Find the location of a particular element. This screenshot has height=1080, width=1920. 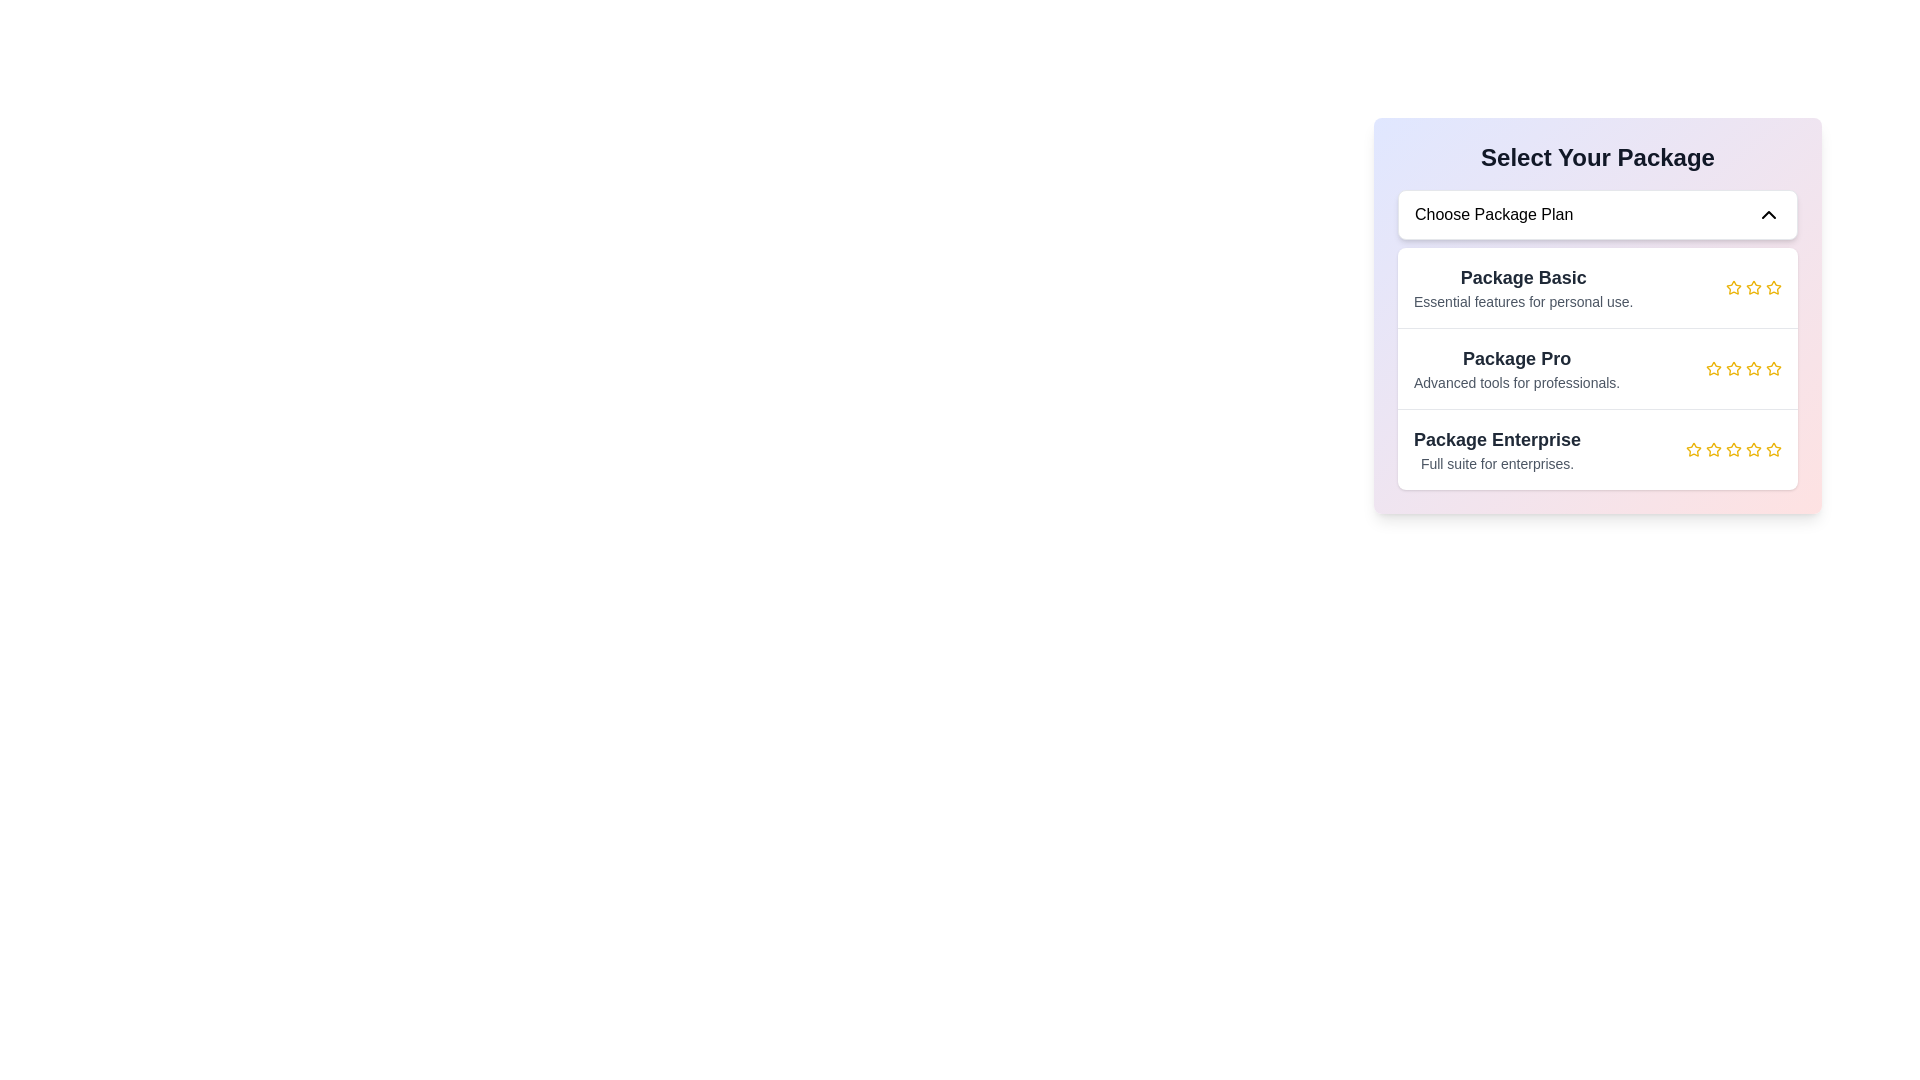

the fifth star icon to rate the 'Package Basic' plan in the 'Select Your Package' section is located at coordinates (1774, 288).